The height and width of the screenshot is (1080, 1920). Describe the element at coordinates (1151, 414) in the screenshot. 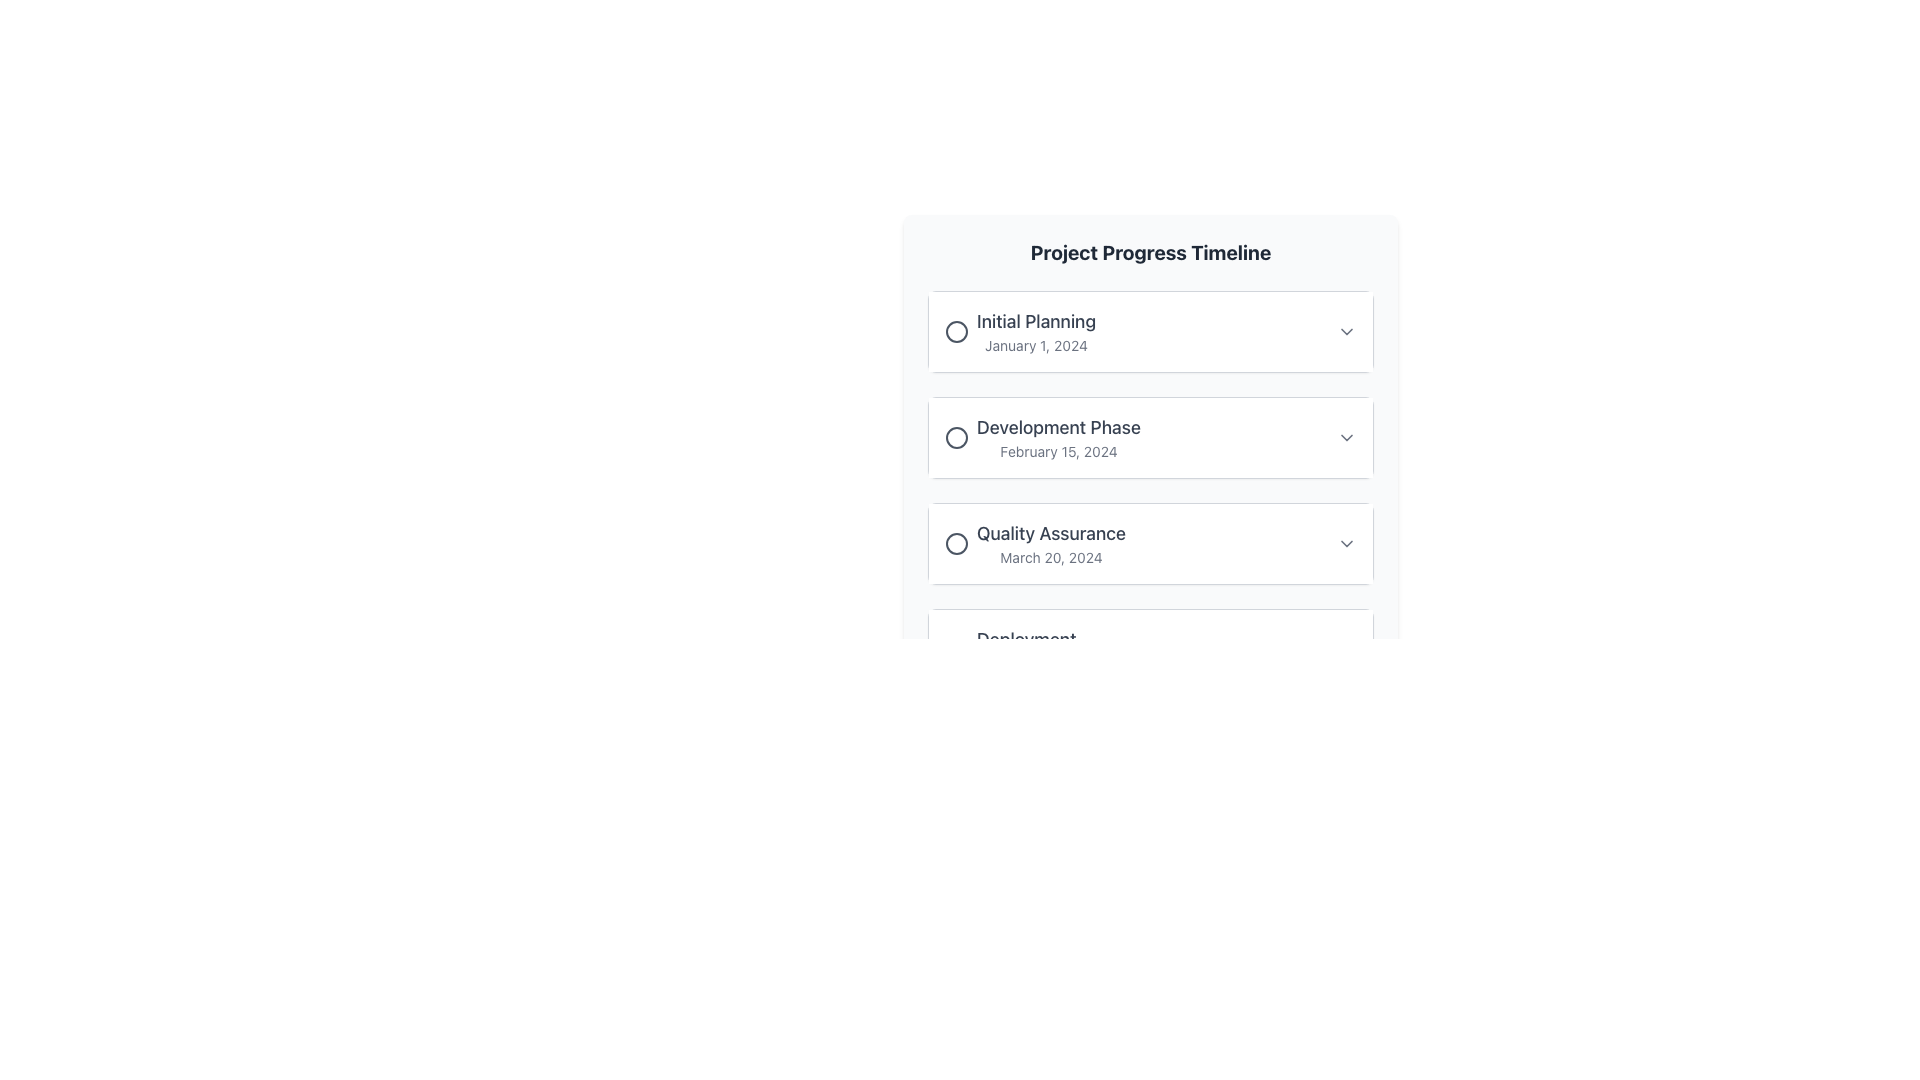

I see `the second entry of the timeline to interact with its details` at that location.